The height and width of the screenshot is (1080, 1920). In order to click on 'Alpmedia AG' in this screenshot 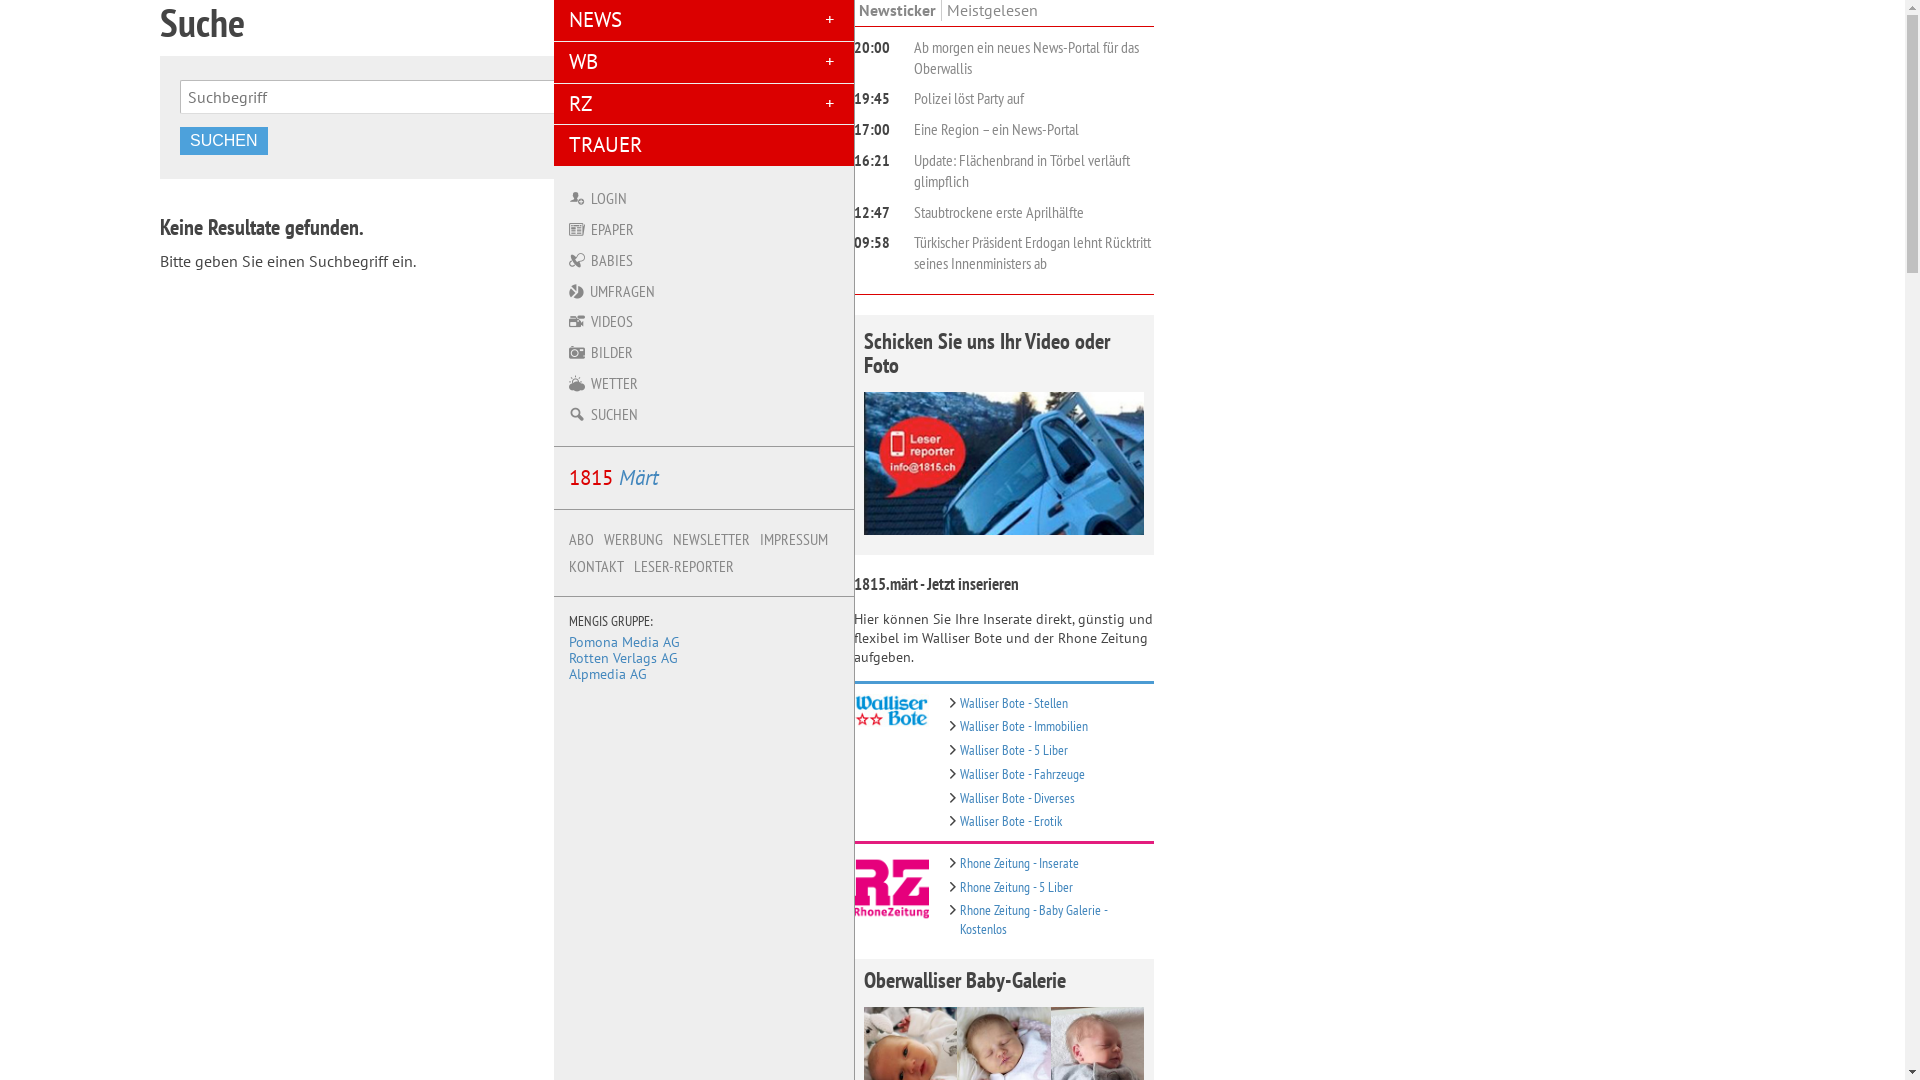, I will do `click(568, 674)`.